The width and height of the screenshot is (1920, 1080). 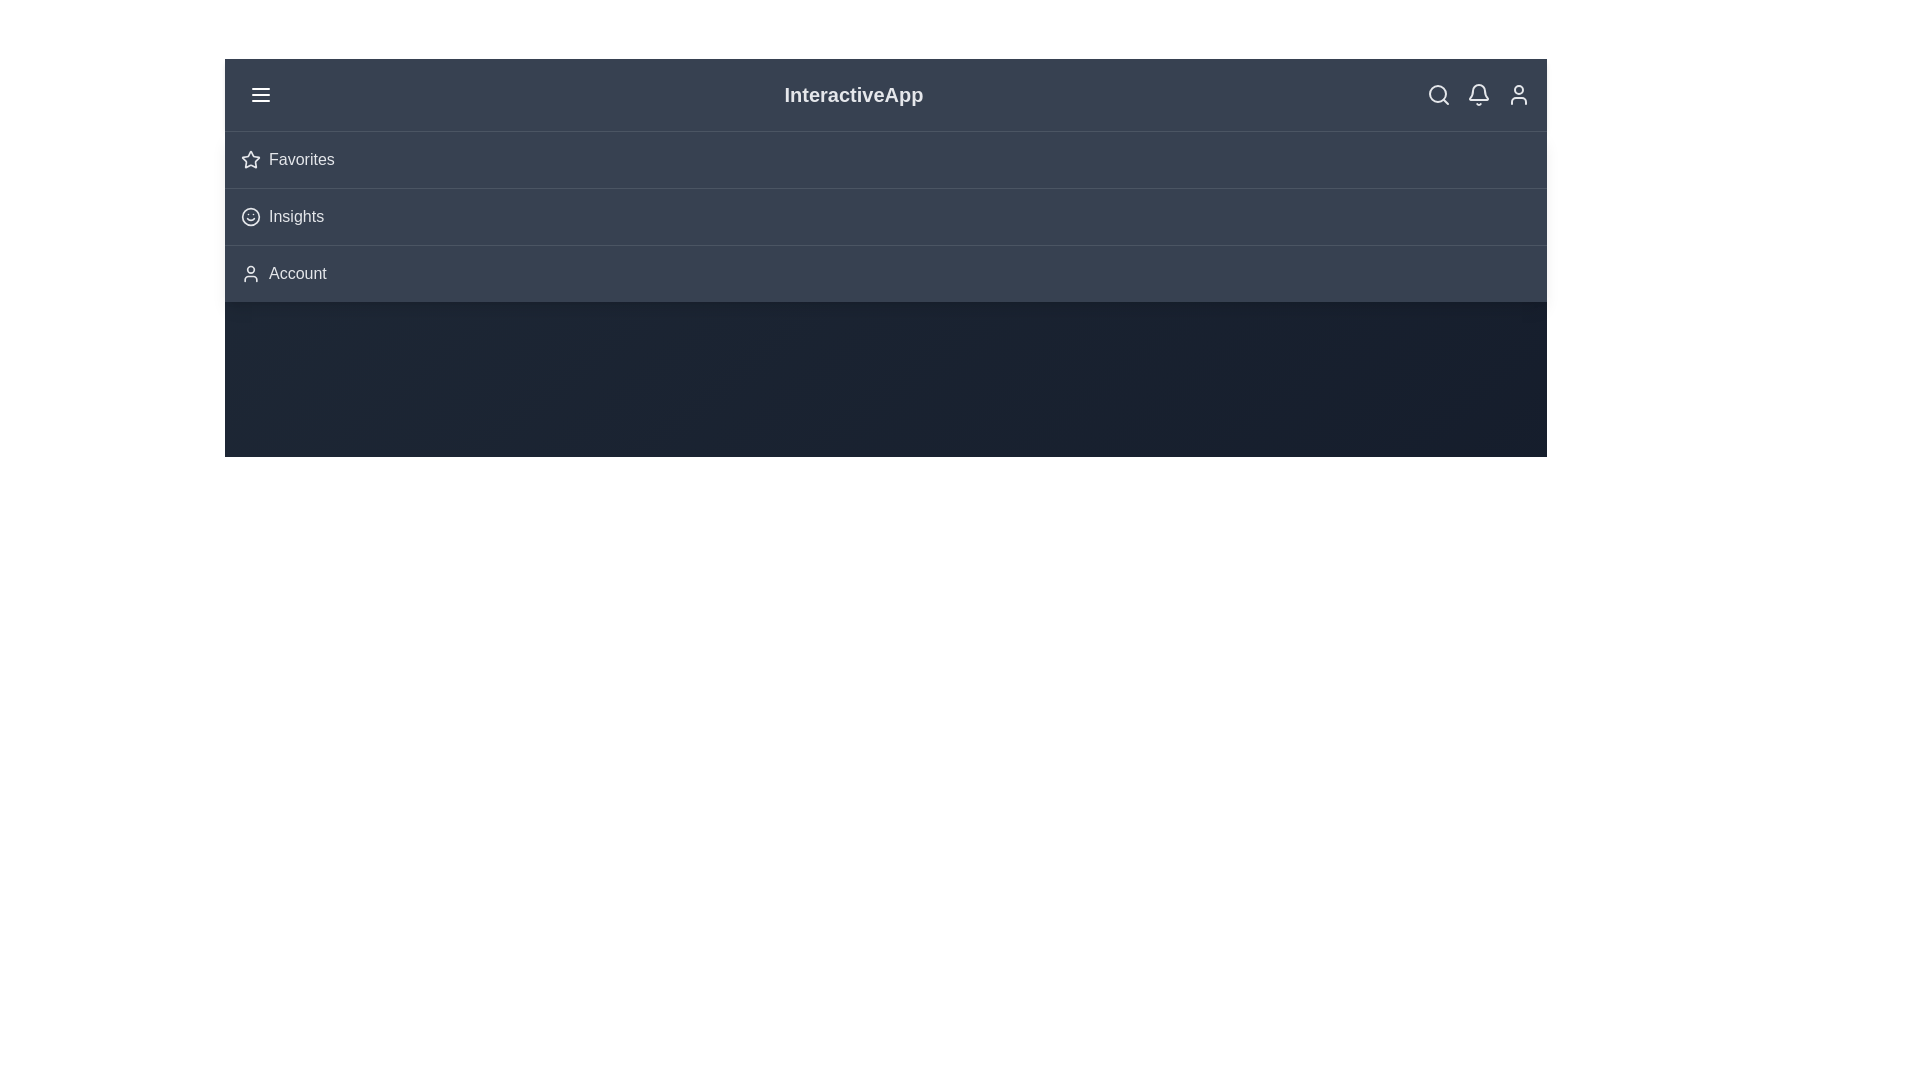 I want to click on the 'Account' option in the menu, so click(x=296, y=273).